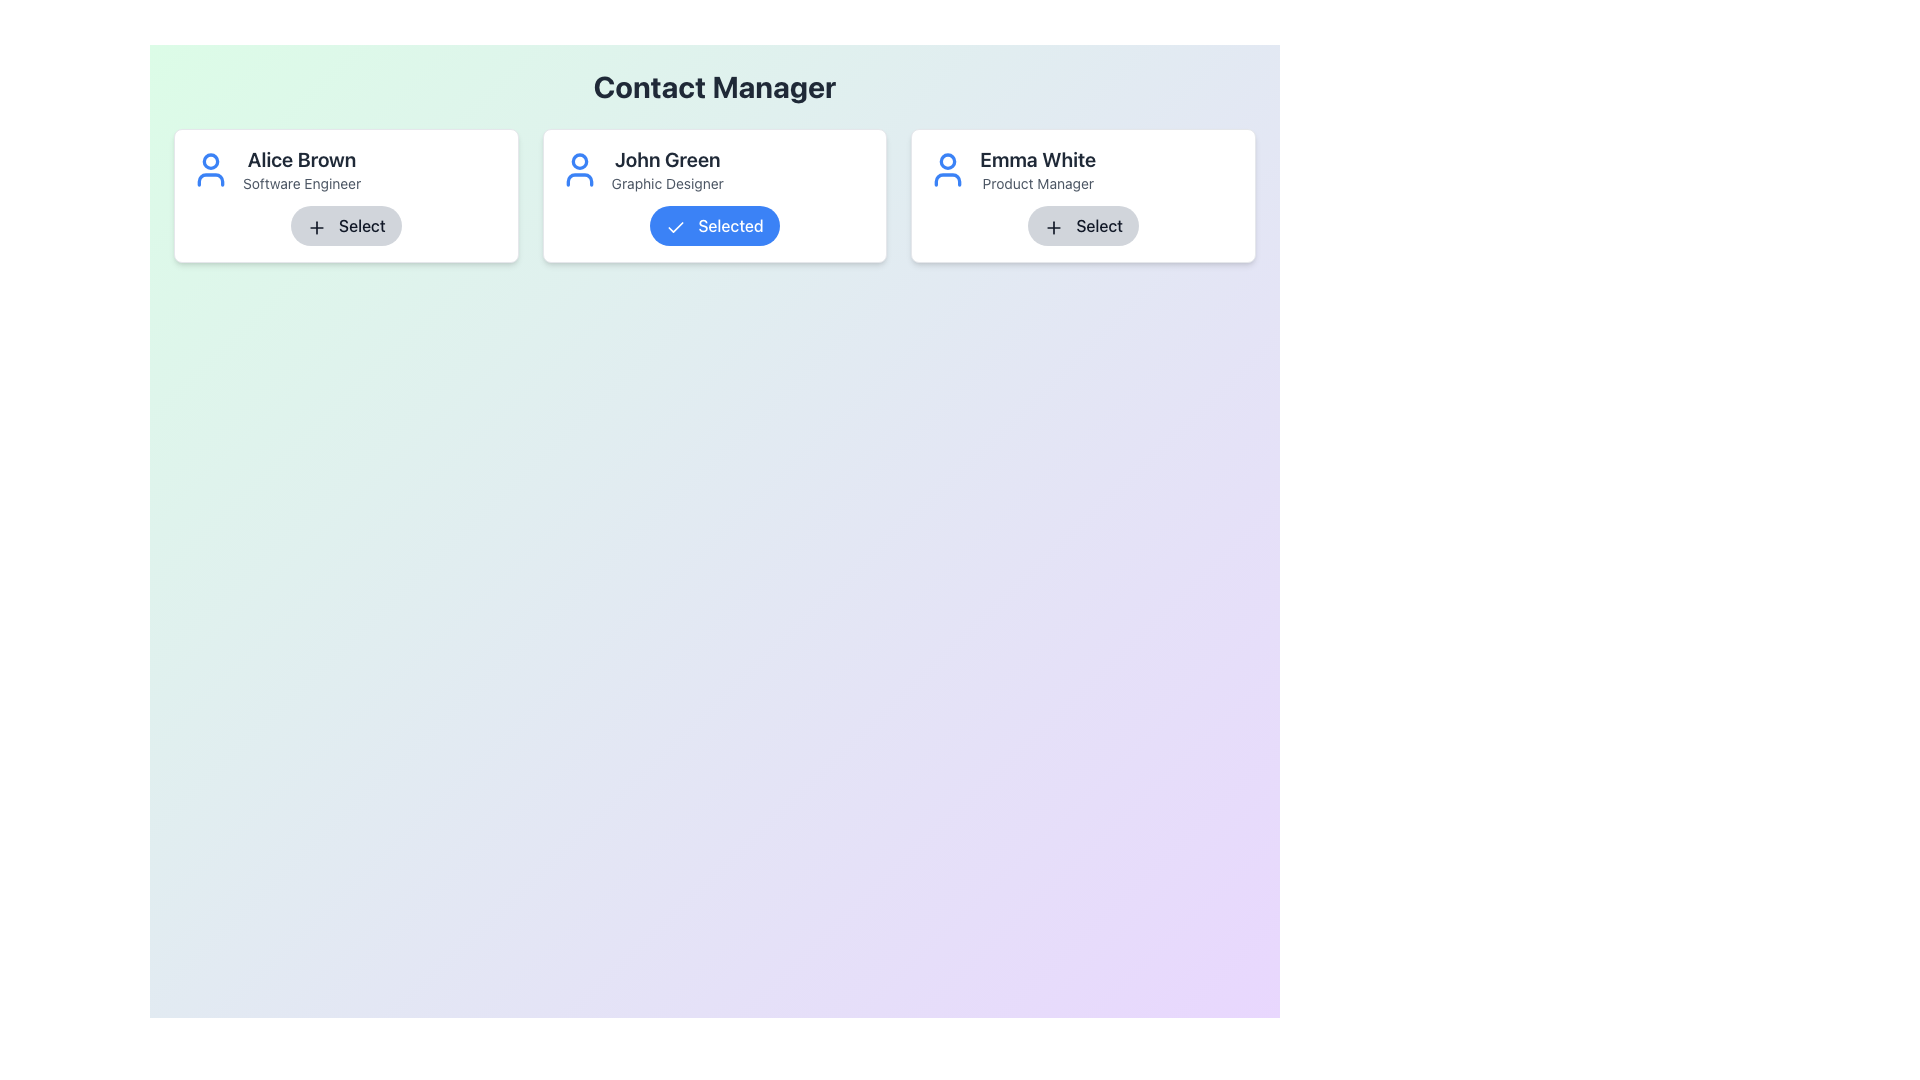 The width and height of the screenshot is (1920, 1080). I want to click on the text label displaying 'Product Manager' located beneath the name 'Emma White' within the card on the top-right of the interface, so click(1038, 184).